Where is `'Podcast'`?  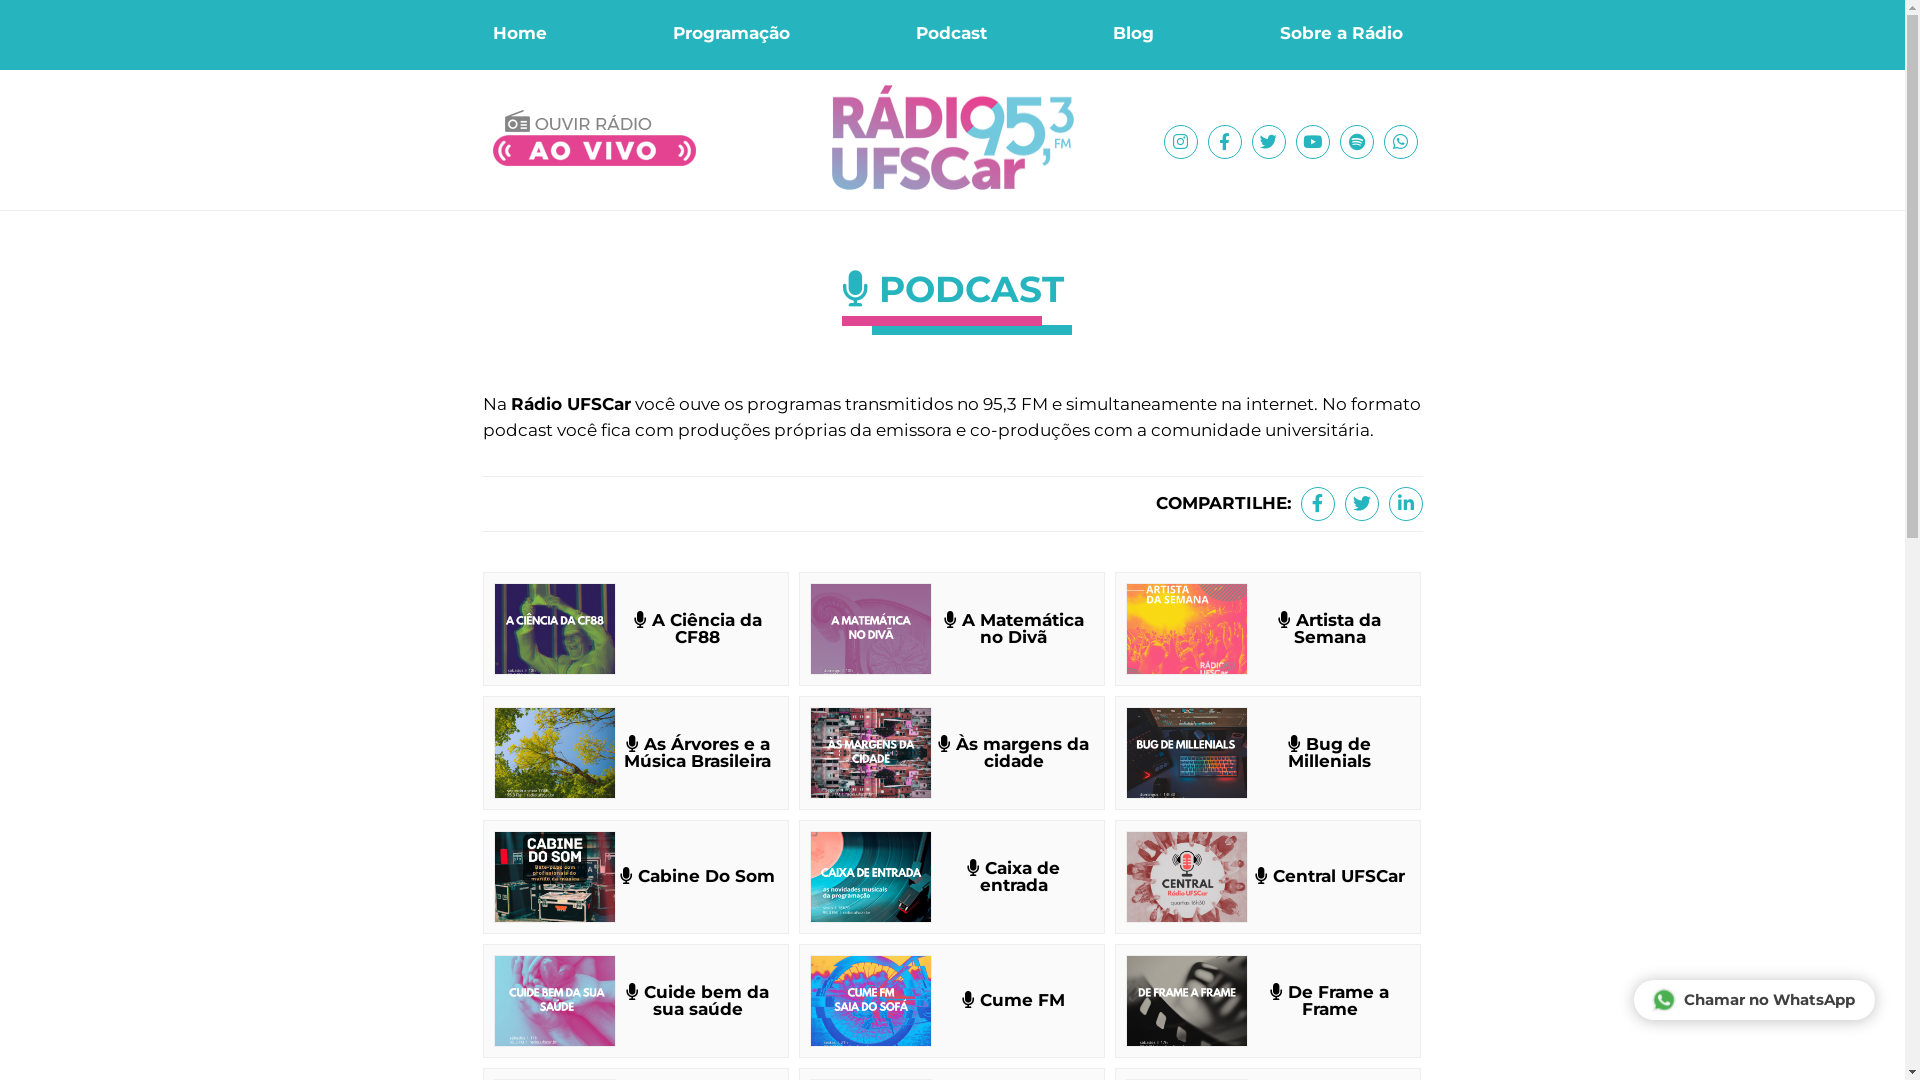
'Podcast' is located at coordinates (950, 33).